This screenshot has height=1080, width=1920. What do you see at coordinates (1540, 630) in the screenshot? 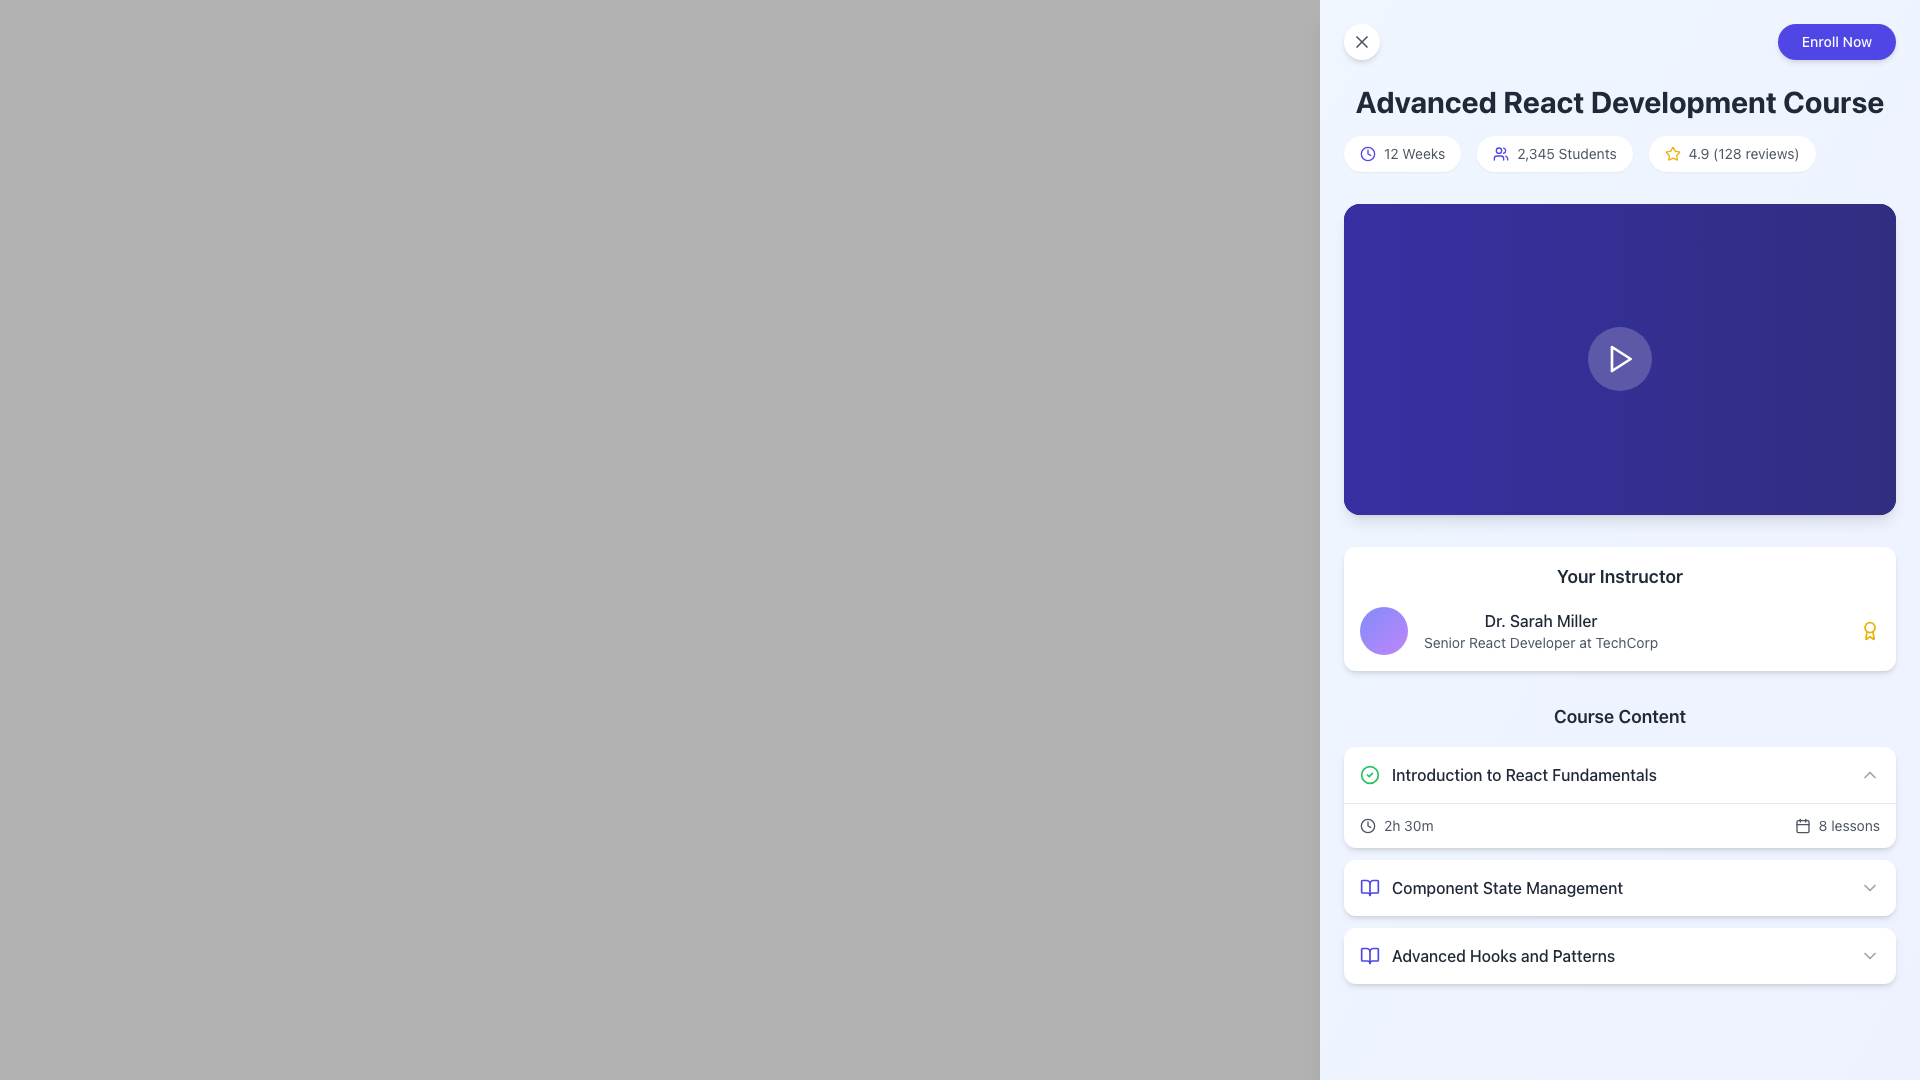
I see `the text label displaying the instructor's name and professional title in the 'Your Instructor' subsection of the UI` at bounding box center [1540, 630].